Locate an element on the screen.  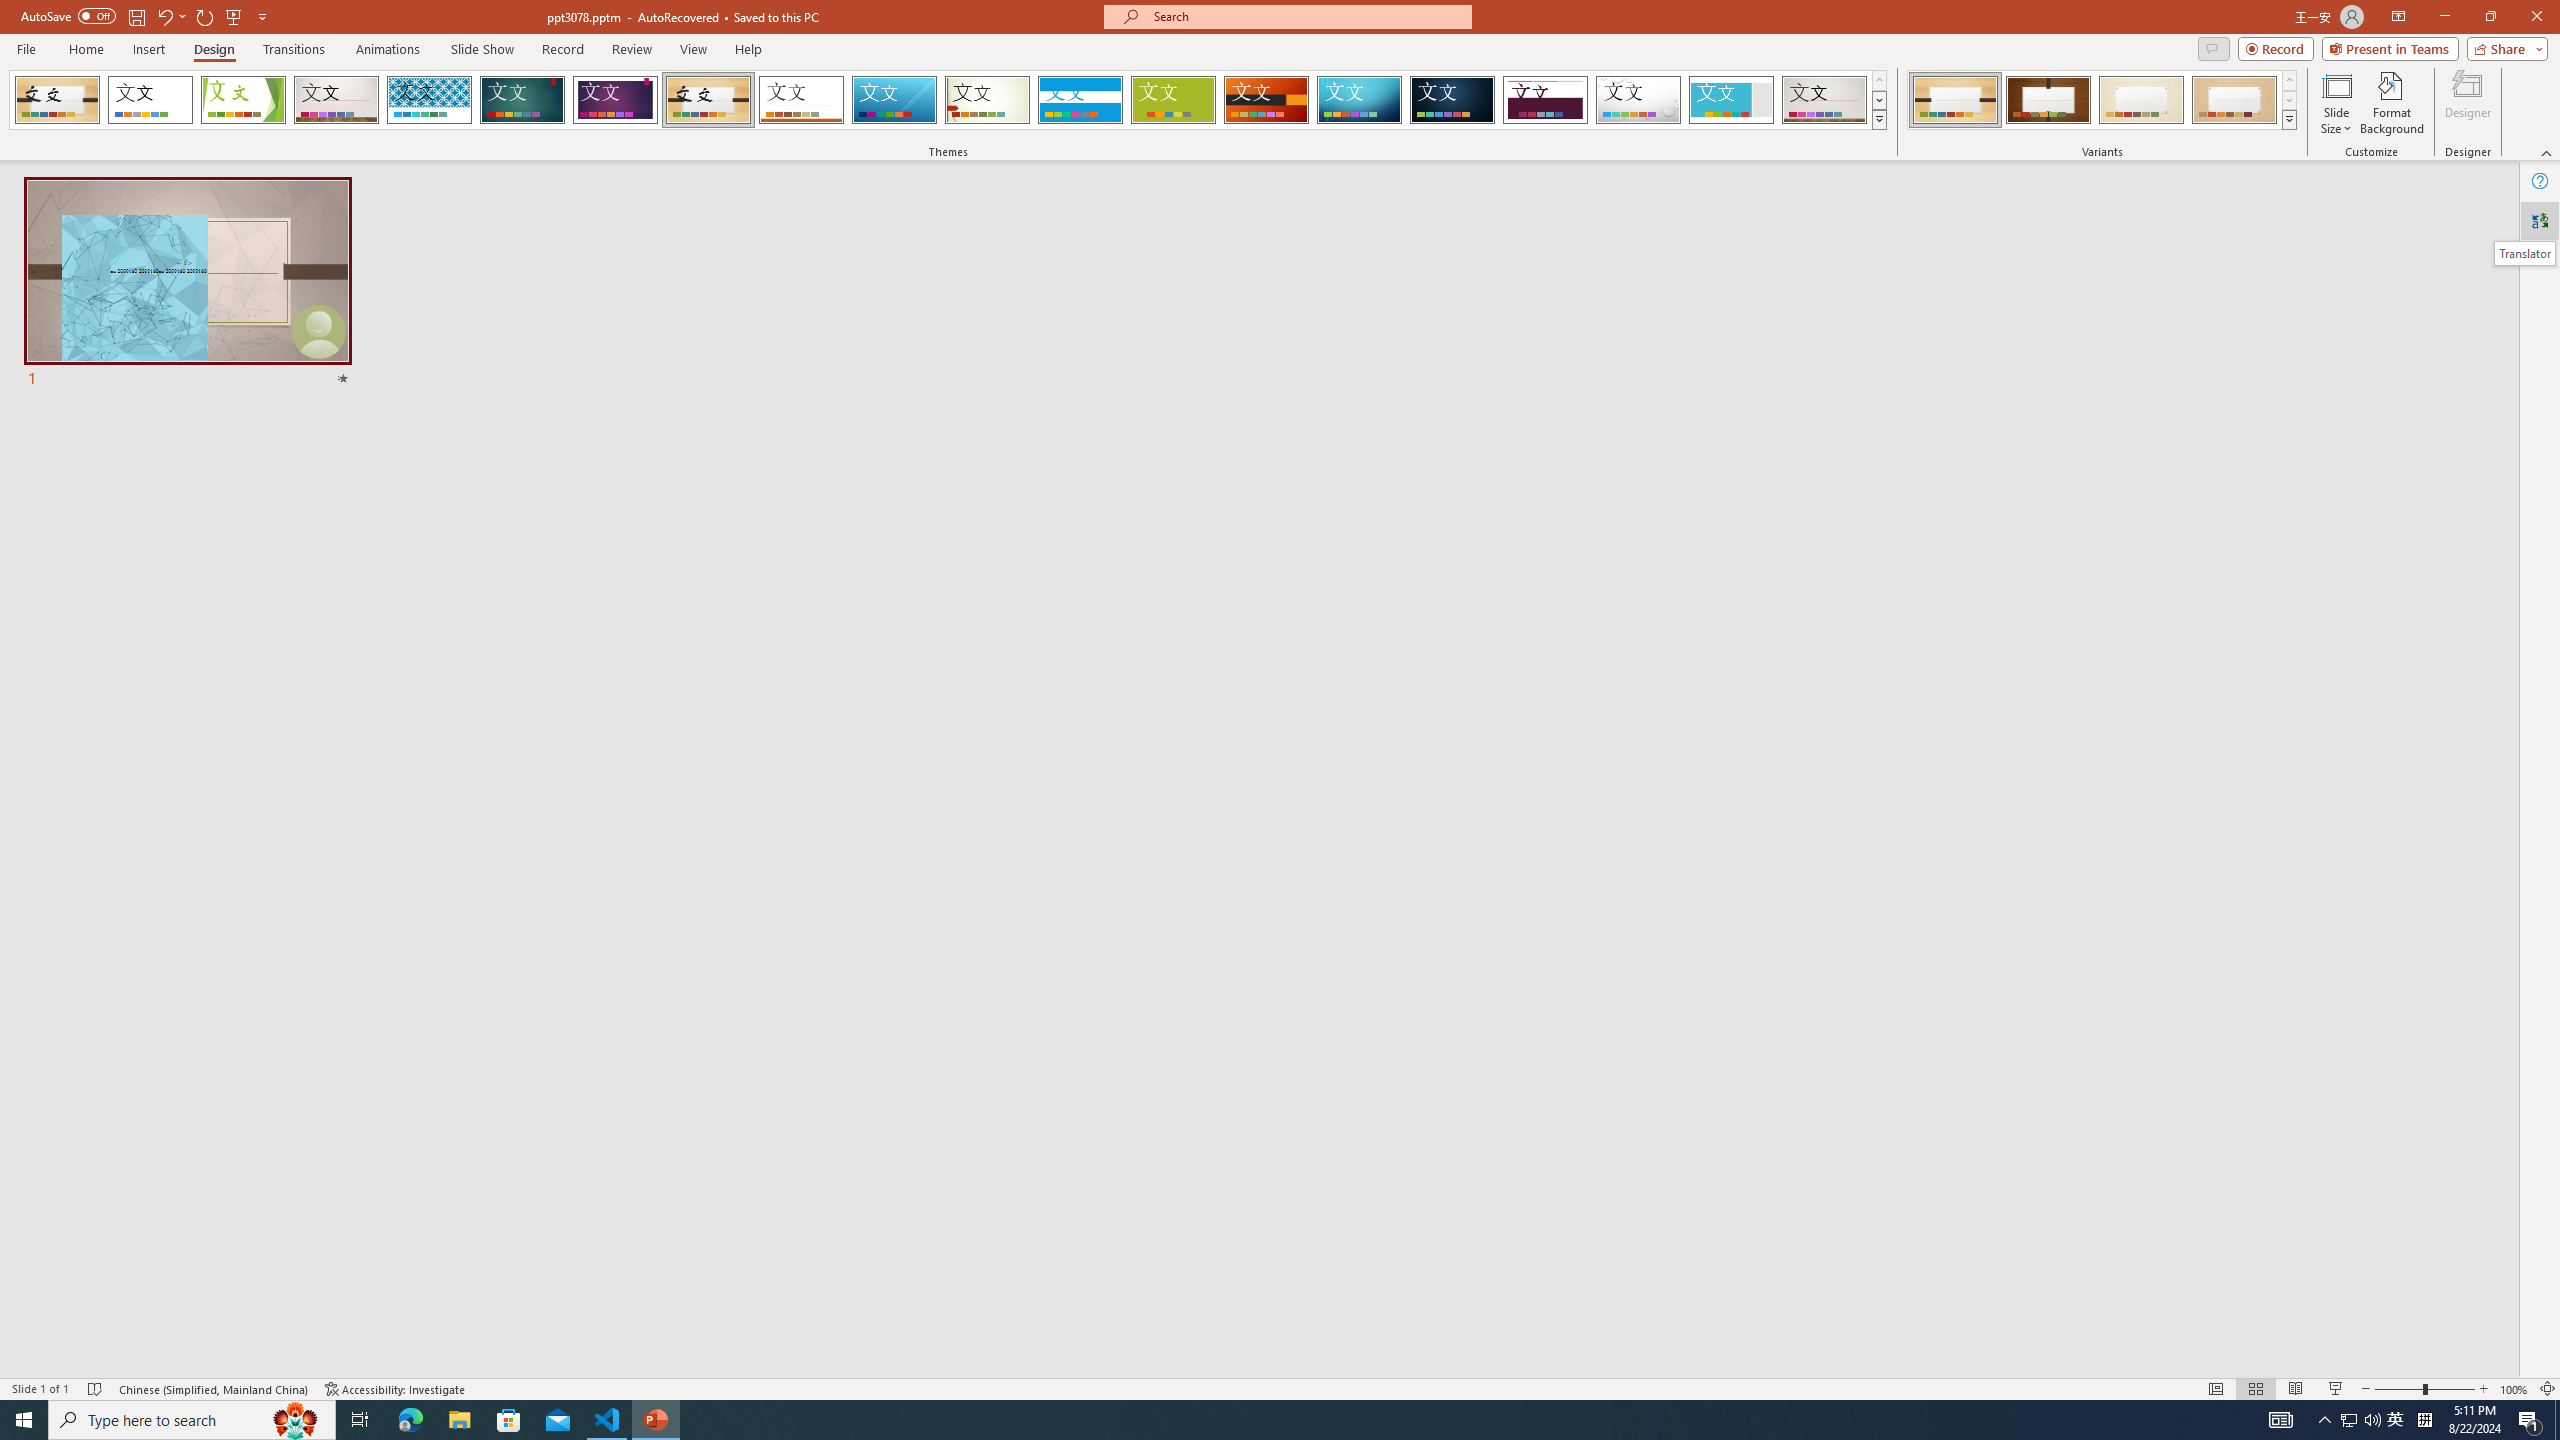
'Droplet' is located at coordinates (1638, 99).